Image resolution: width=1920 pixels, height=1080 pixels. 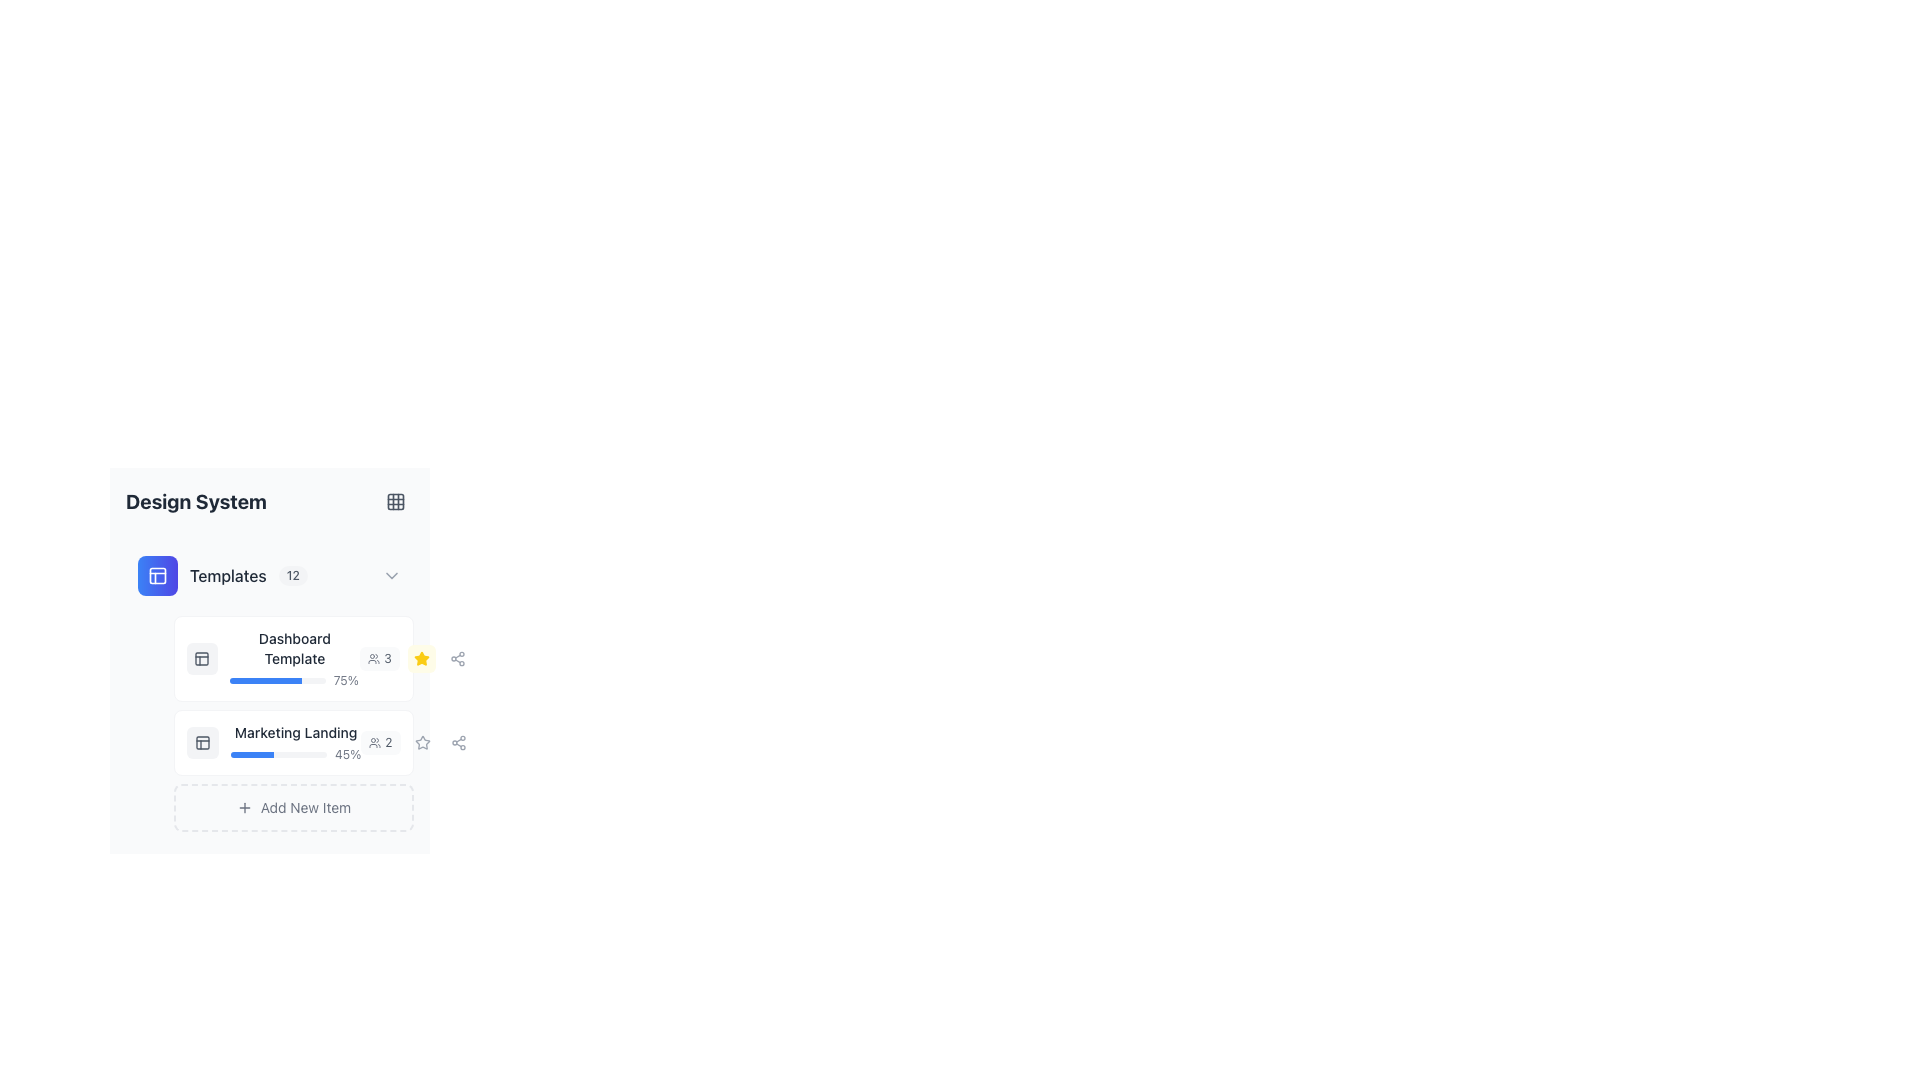 What do you see at coordinates (421, 743) in the screenshot?
I see `the star icon button located on the right side of the 'Marketing Landing' template row to mark it as a favorite` at bounding box center [421, 743].